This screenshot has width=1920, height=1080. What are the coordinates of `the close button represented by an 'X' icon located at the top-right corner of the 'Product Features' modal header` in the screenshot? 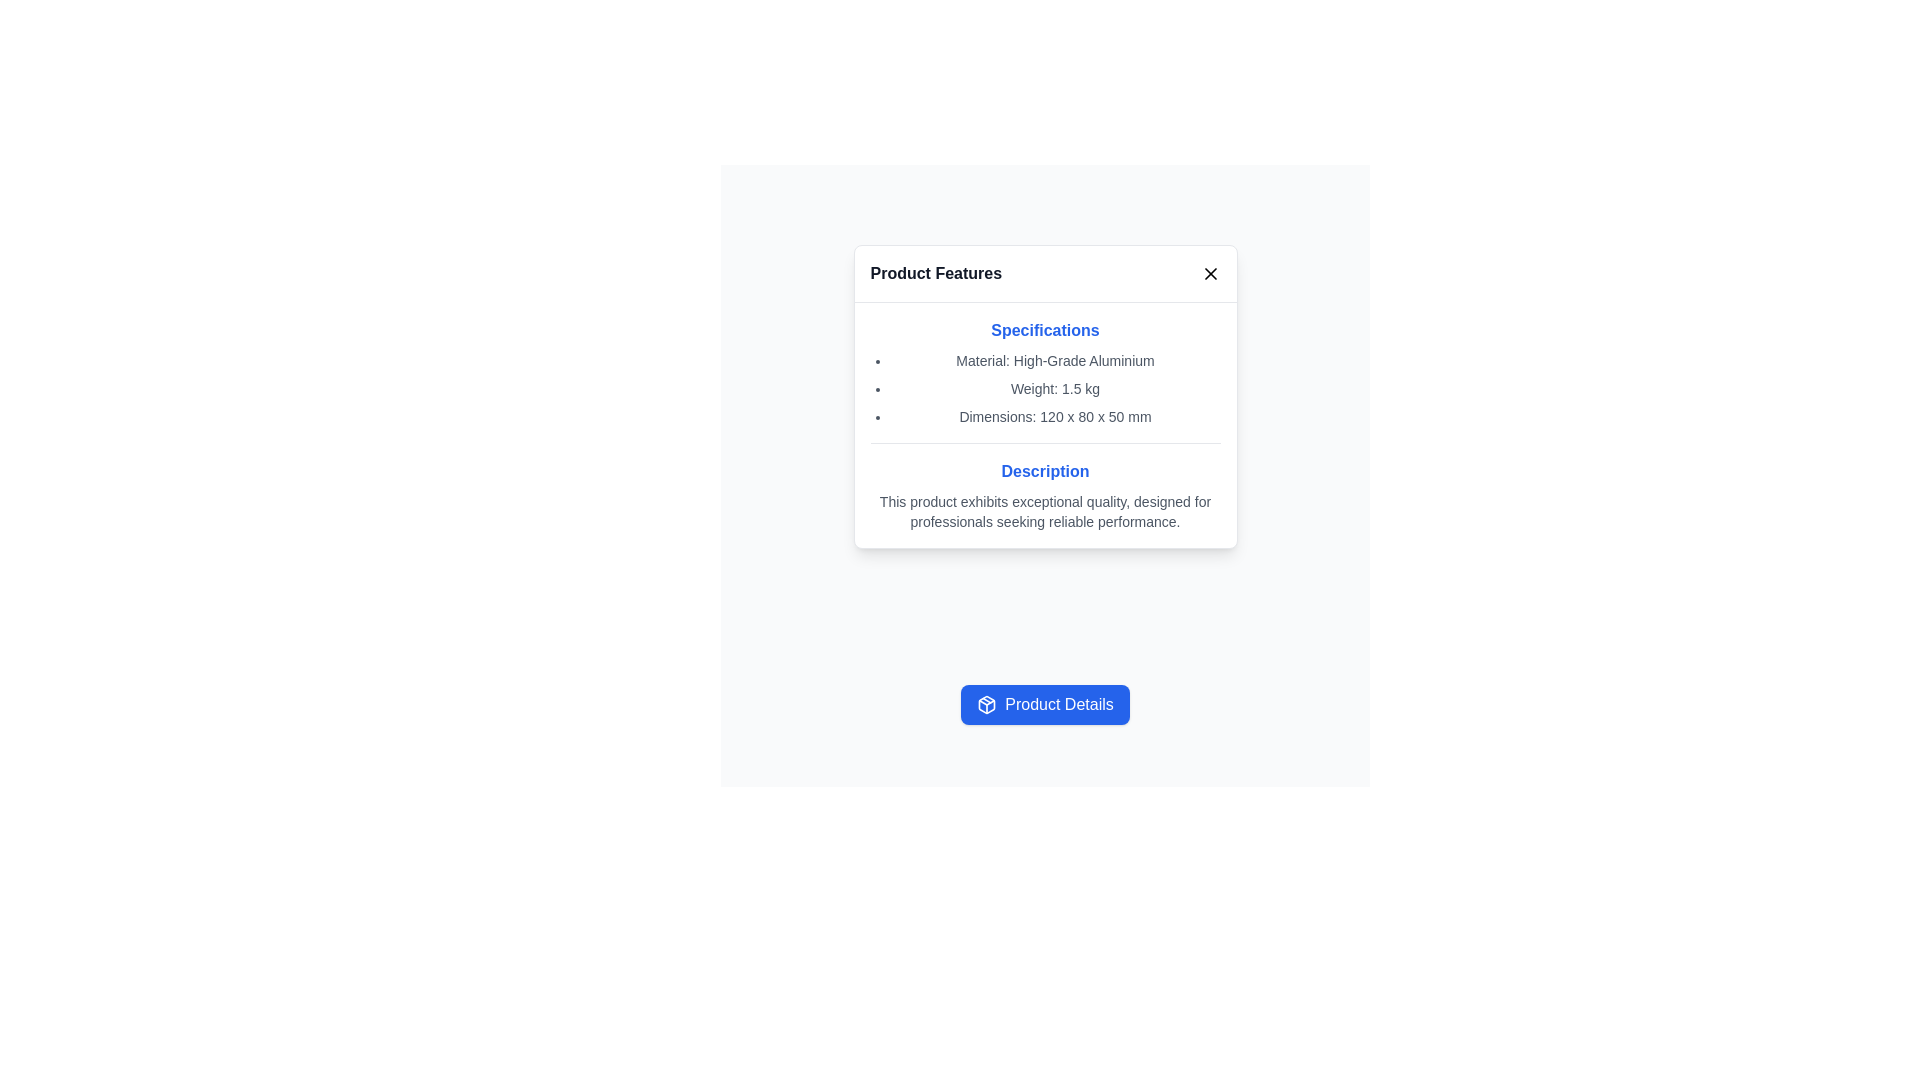 It's located at (1209, 273).